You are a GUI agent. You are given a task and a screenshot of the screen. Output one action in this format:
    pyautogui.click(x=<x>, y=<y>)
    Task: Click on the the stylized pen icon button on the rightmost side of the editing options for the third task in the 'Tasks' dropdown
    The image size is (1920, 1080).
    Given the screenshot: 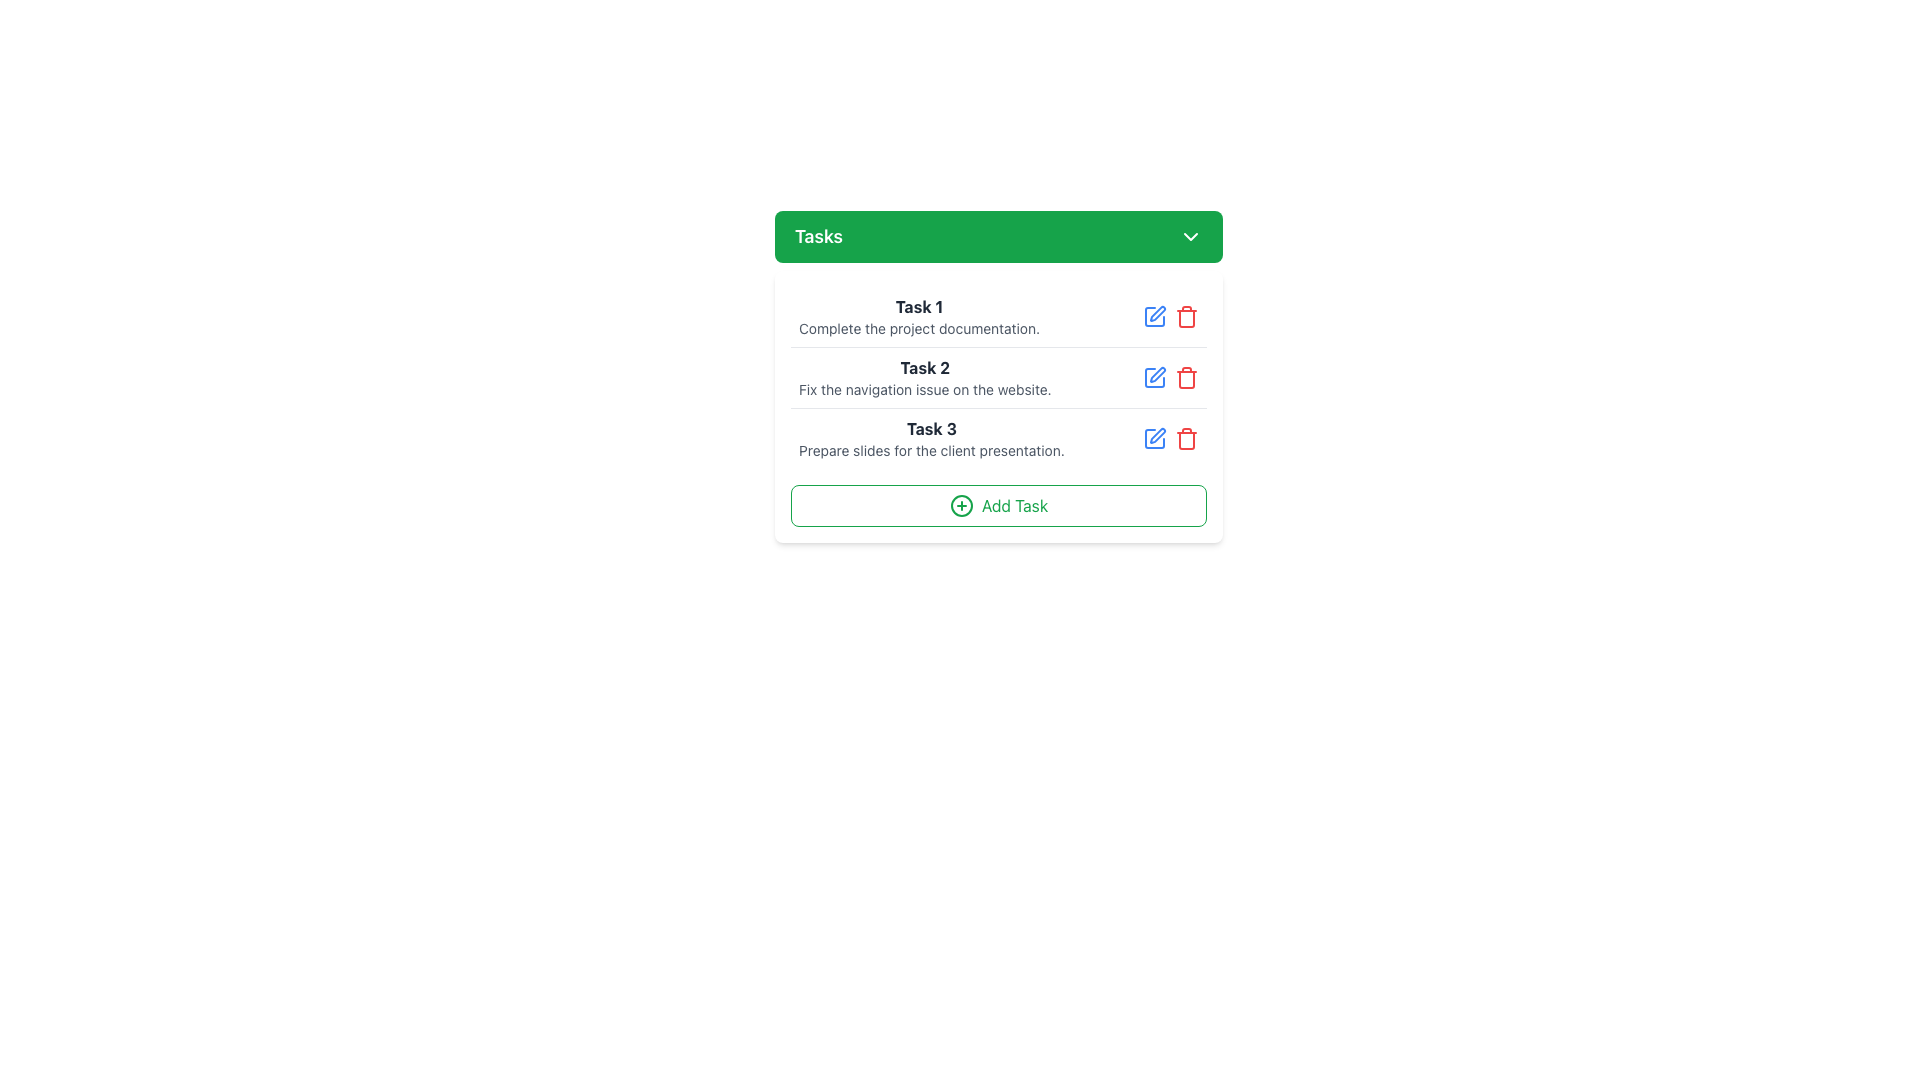 What is the action you would take?
    pyautogui.click(x=1156, y=434)
    